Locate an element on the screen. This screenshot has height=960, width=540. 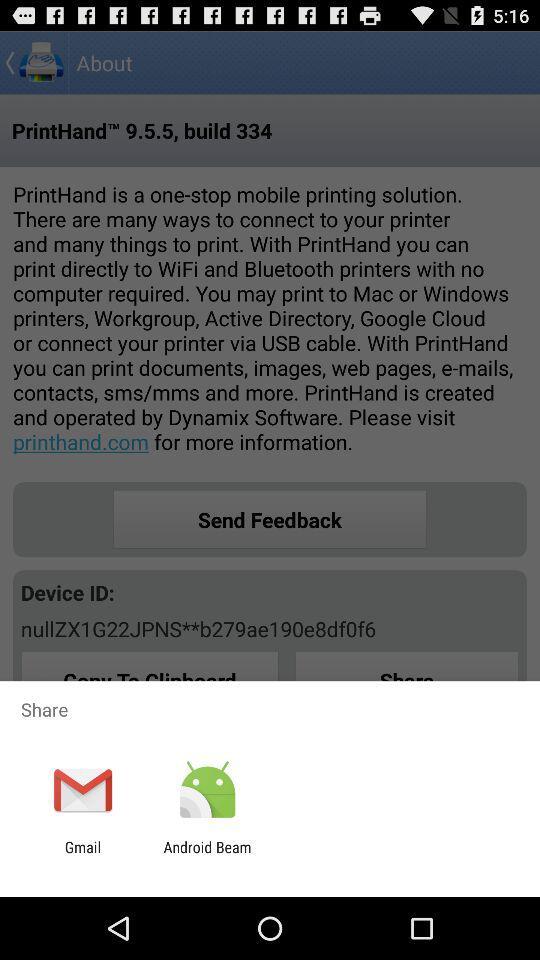
item next to gmail item is located at coordinates (206, 855).